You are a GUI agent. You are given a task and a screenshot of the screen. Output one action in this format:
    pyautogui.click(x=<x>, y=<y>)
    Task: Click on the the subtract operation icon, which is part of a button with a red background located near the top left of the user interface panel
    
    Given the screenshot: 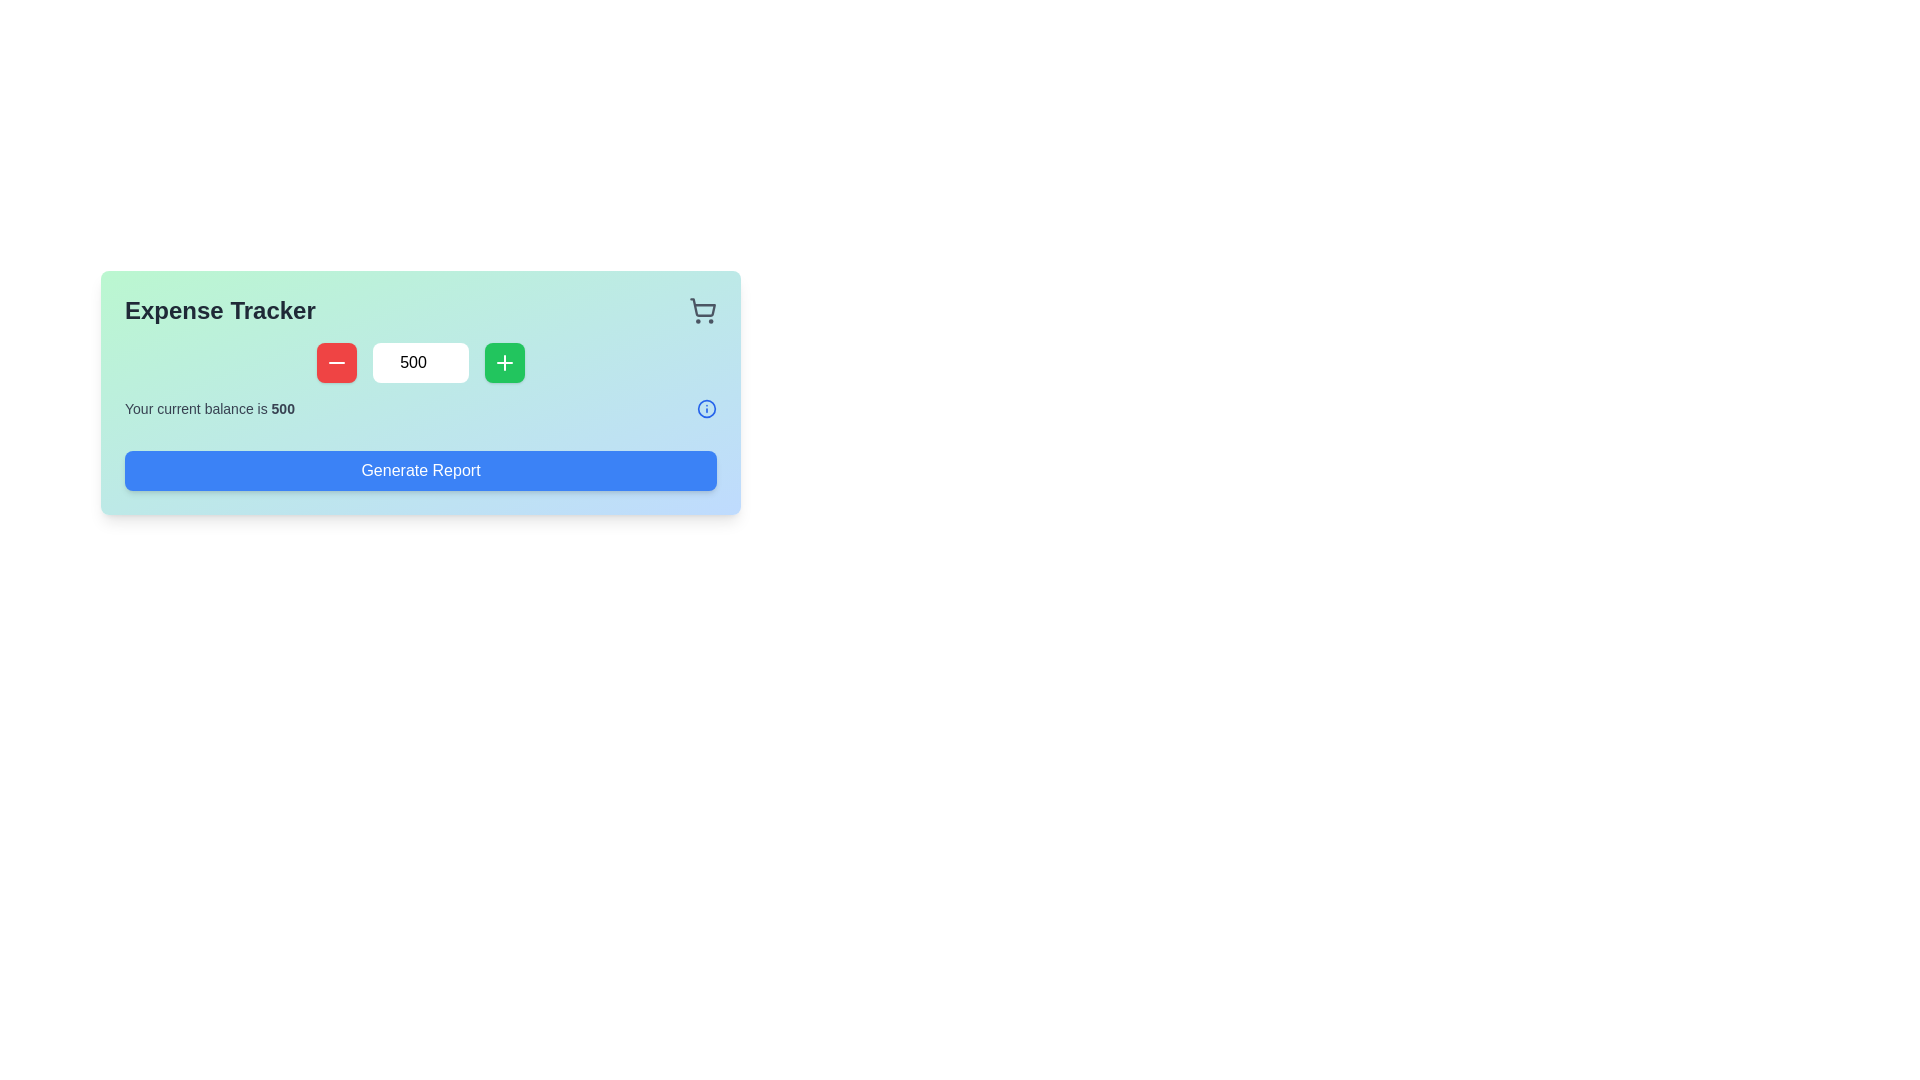 What is the action you would take?
    pyautogui.click(x=336, y=362)
    